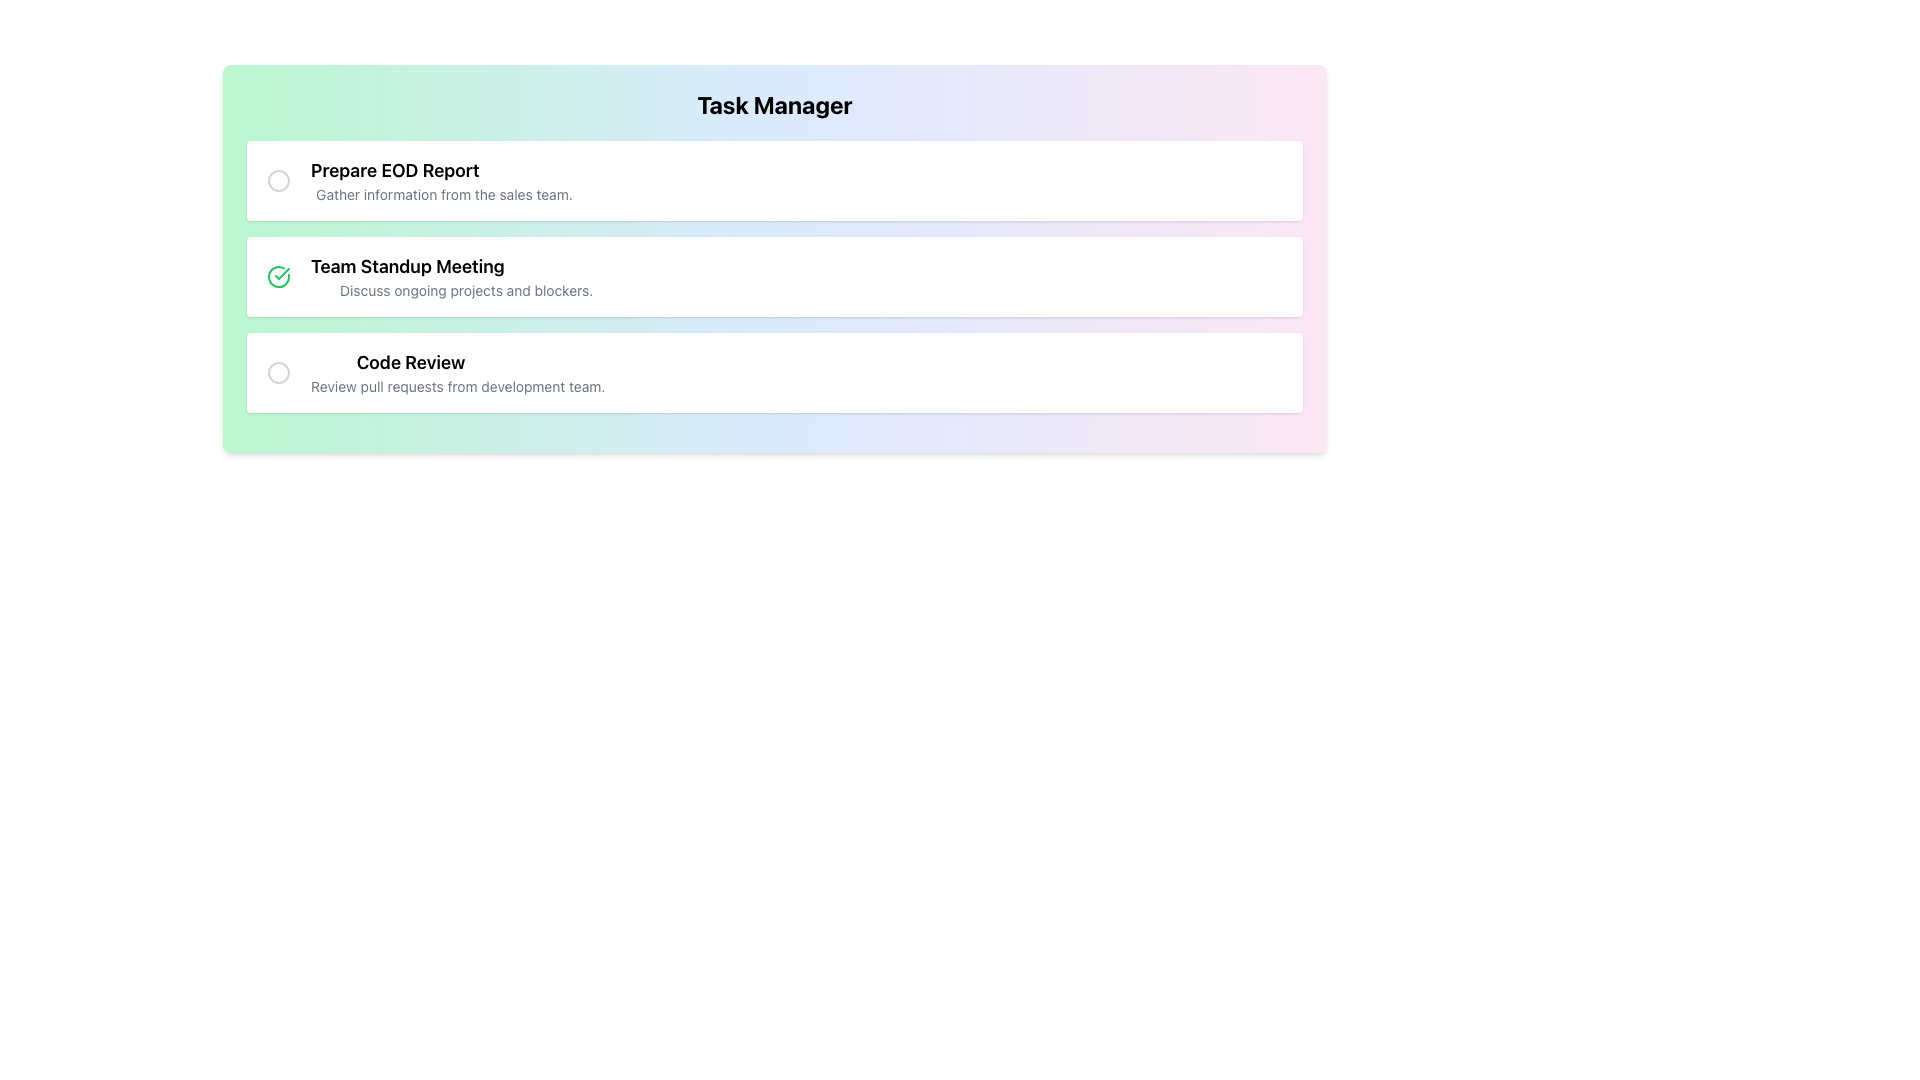 The height and width of the screenshot is (1080, 1920). Describe the element at coordinates (457, 362) in the screenshot. I see `text label that displays 'Code Review' with 'Low Priority' underneath, which is the third entry in the Task Manager panel` at that location.